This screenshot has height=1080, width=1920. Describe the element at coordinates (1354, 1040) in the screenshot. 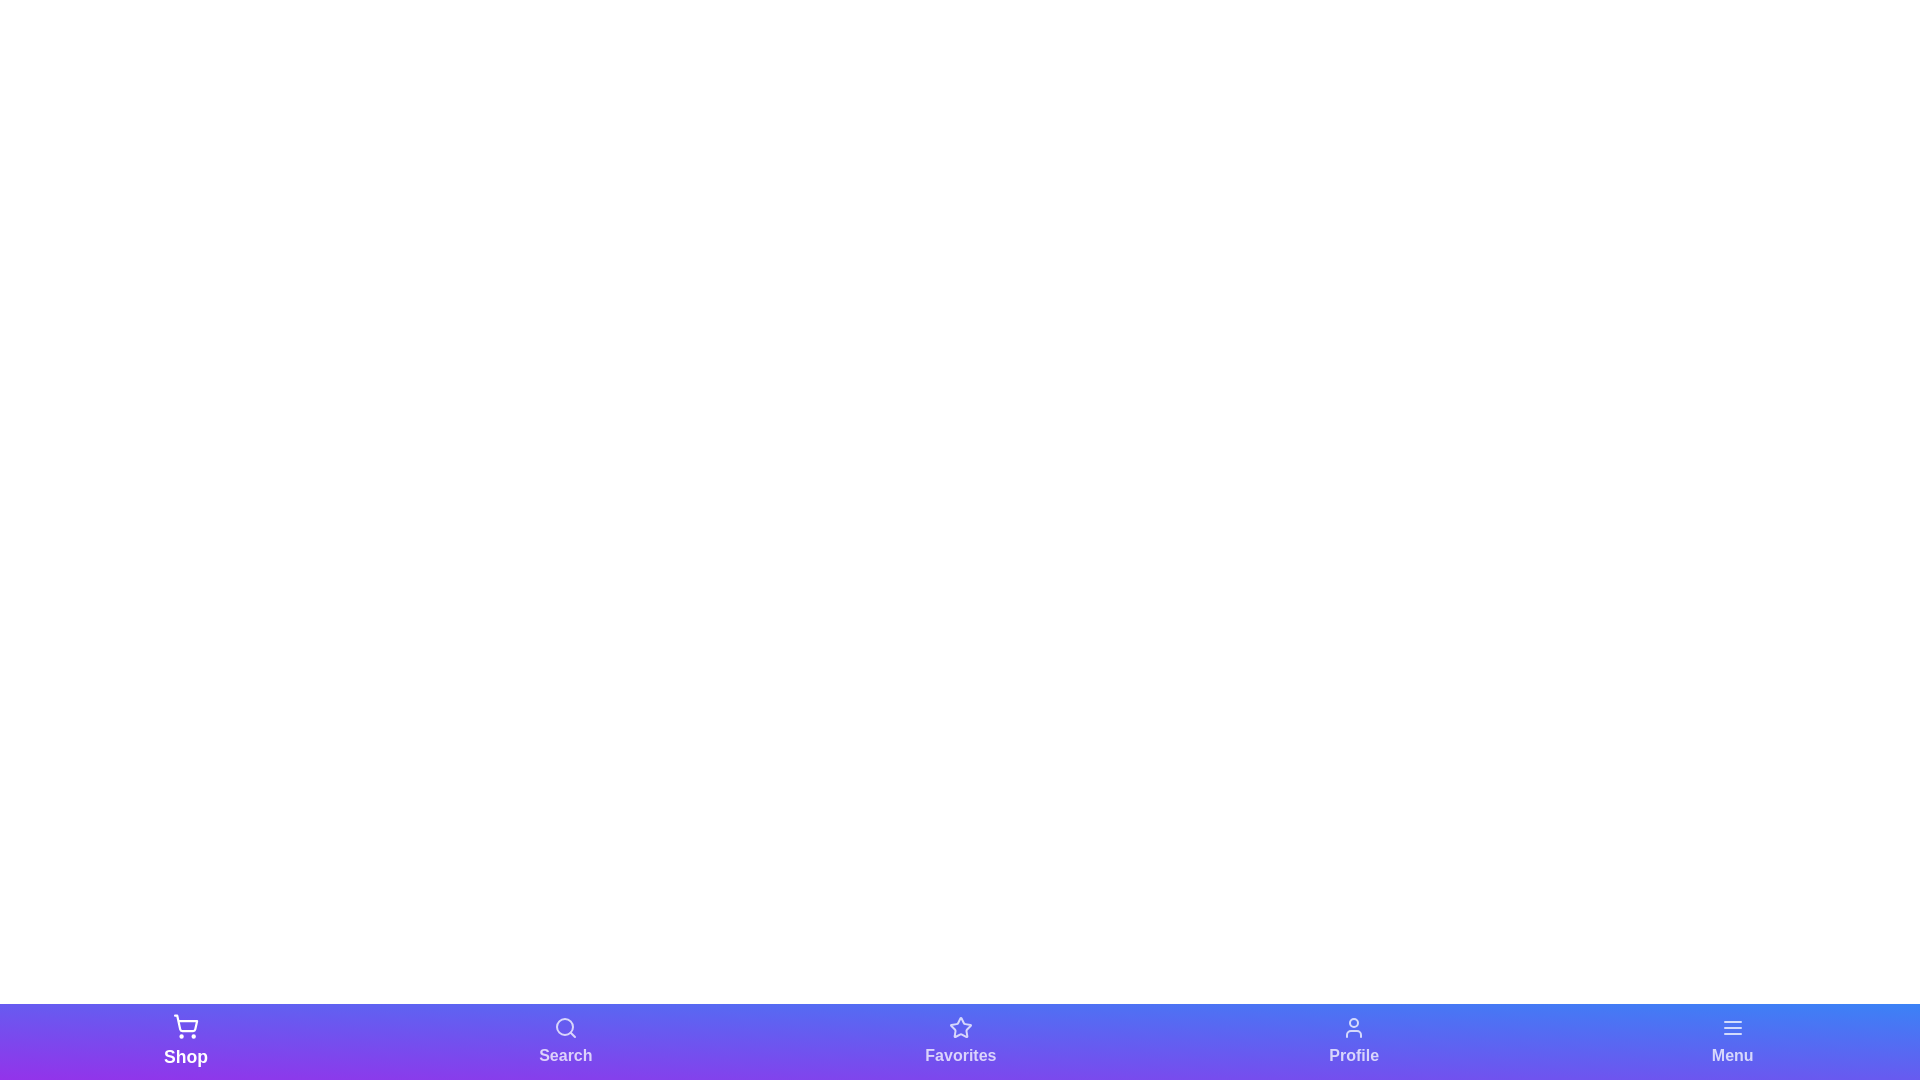

I see `the navigation bar element labeled Profile` at that location.